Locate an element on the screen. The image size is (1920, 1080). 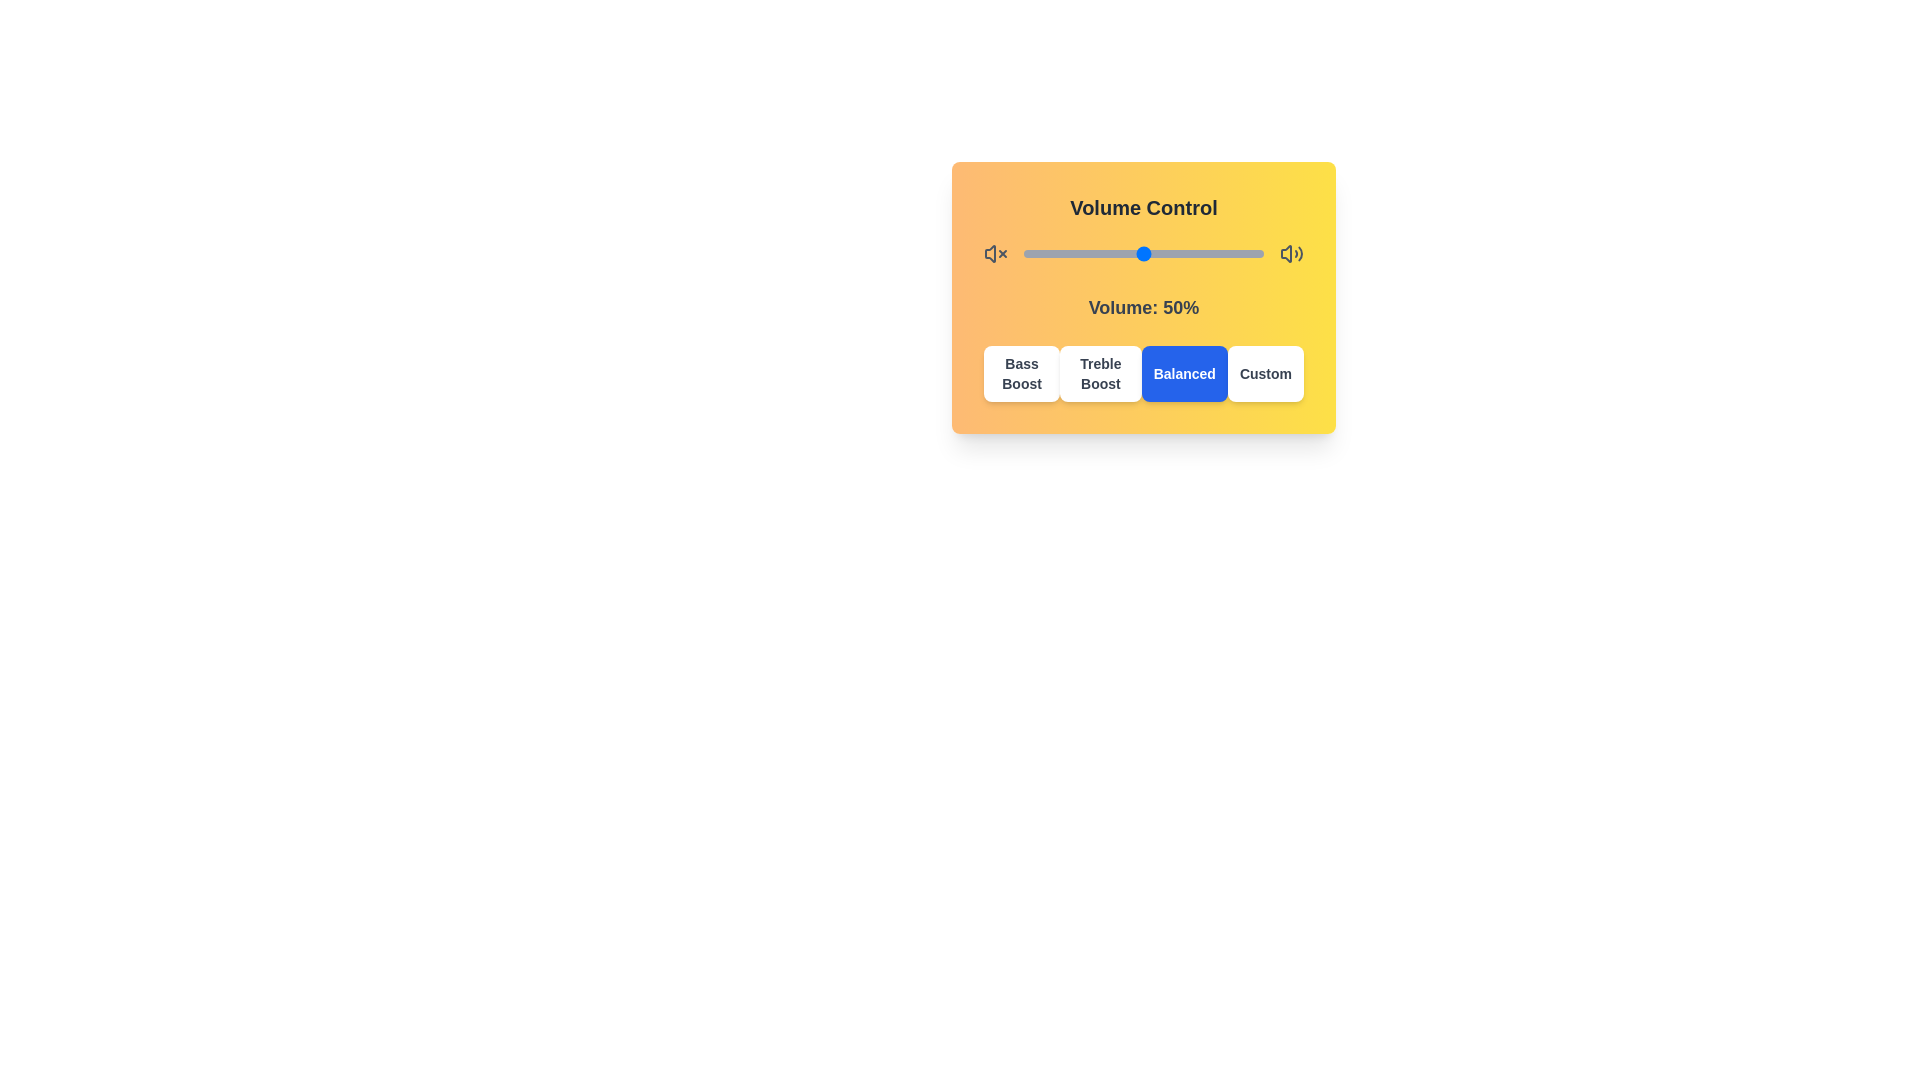
the 'Custom' button to select the corresponding sound profile is located at coordinates (1265, 374).